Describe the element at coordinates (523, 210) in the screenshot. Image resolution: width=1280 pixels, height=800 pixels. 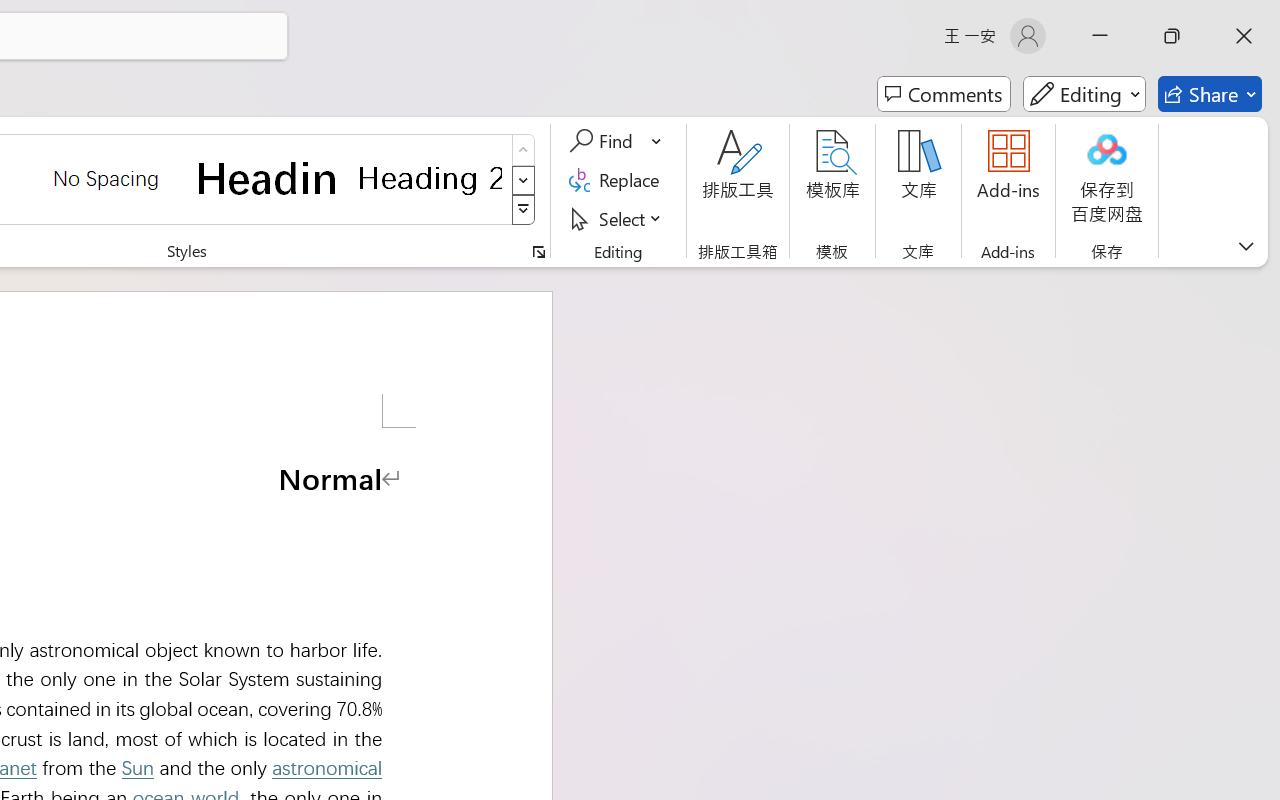
I see `'Styles'` at that location.